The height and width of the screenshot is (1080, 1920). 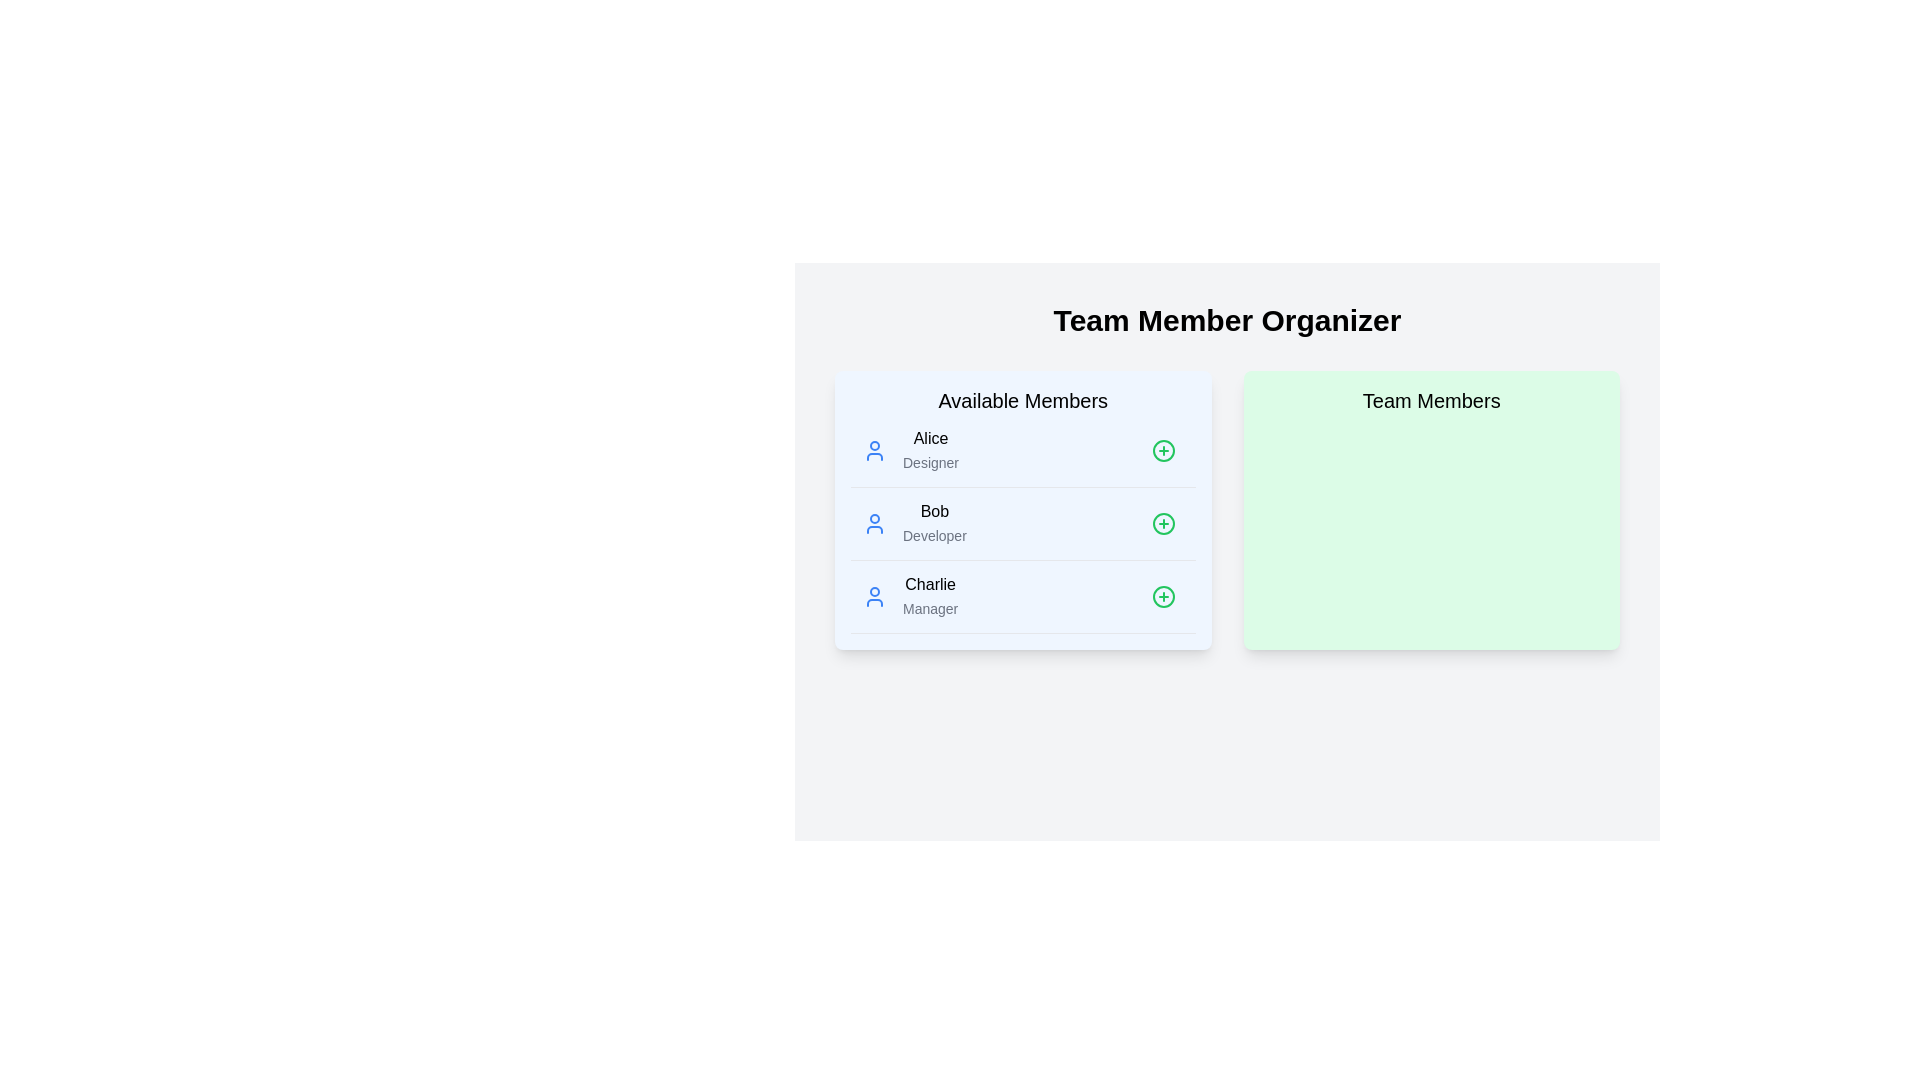 I want to click on text of the label that indicates the role or position of 'Alice' in the 'Available Members' list, situated directly below the text 'Alice', so click(x=930, y=462).